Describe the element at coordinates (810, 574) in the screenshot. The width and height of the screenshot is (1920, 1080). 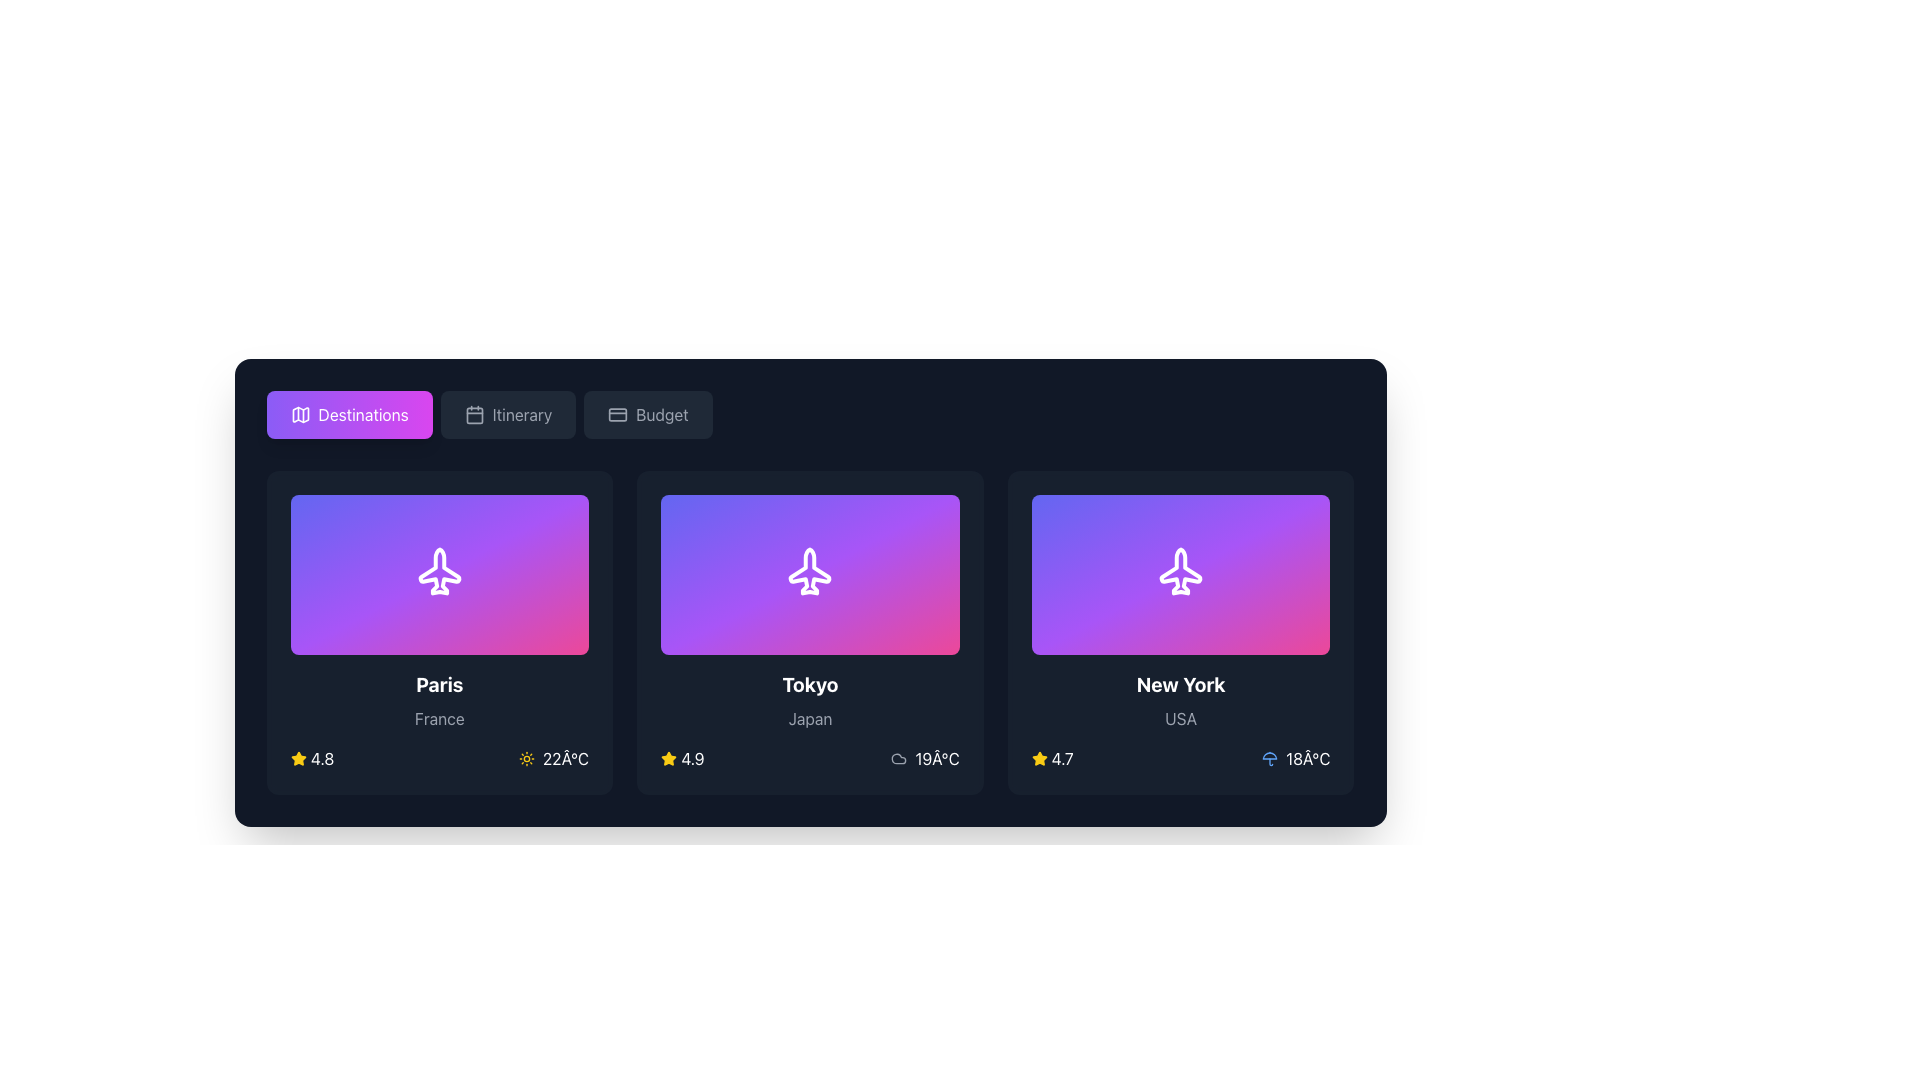
I see `the airplane icon centered within the card labeled 'Tokyo, Japan', which has a white airplane design on a gradient purple-pink background` at that location.